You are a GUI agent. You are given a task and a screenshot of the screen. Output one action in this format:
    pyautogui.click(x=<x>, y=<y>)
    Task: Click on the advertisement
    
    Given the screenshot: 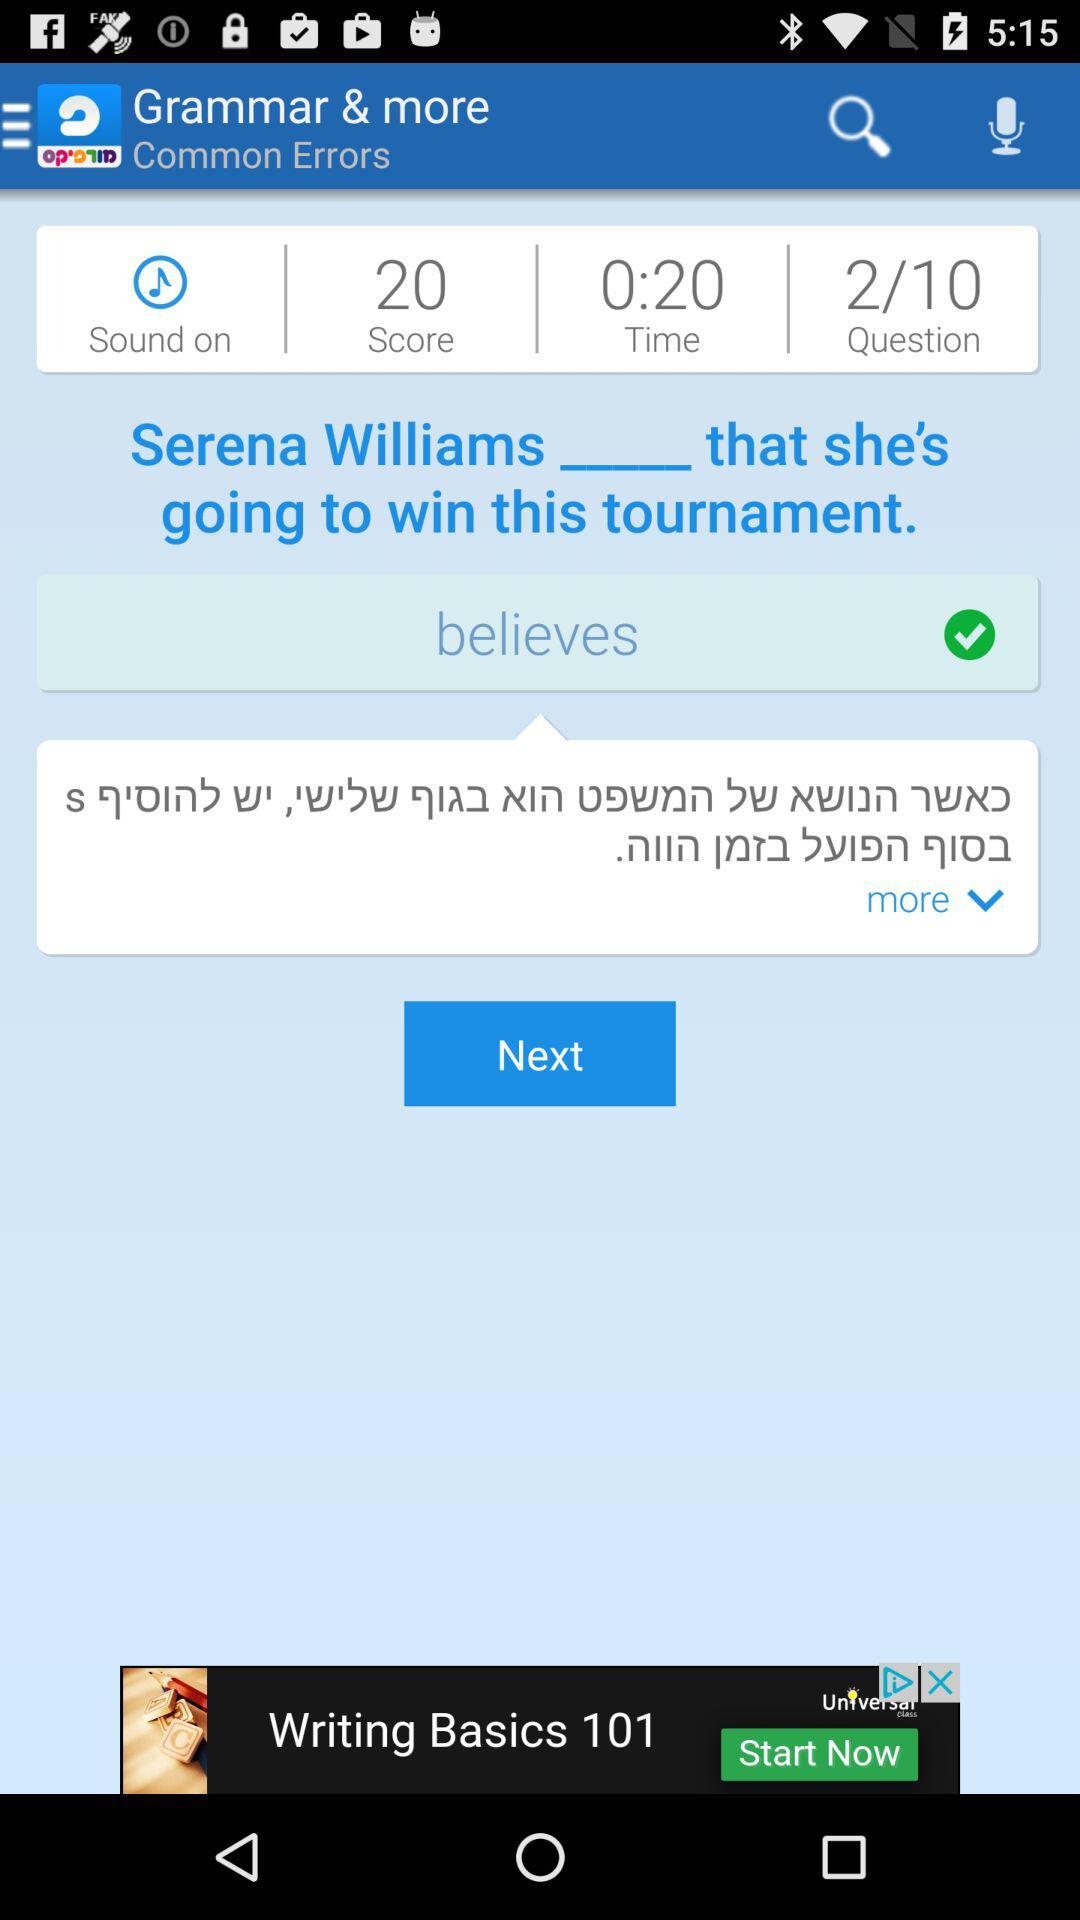 What is the action you would take?
    pyautogui.click(x=540, y=1727)
    